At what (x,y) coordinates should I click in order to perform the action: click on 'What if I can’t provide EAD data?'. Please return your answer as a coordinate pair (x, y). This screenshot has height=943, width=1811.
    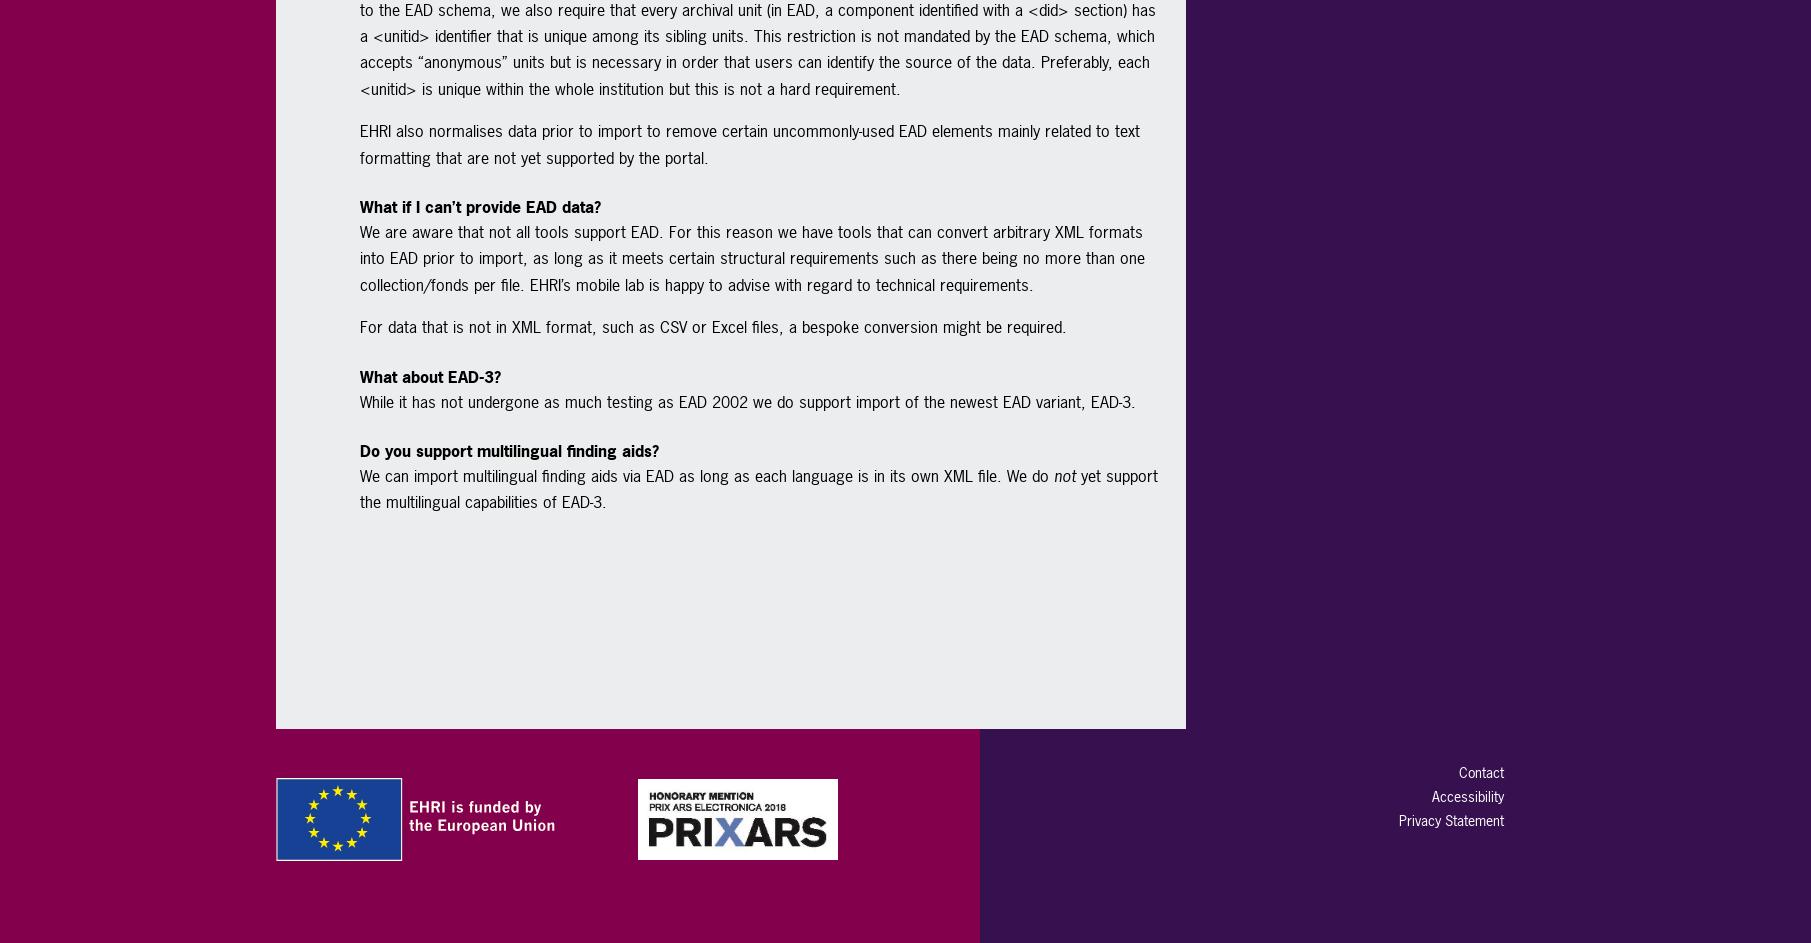
    Looking at the image, I should click on (357, 205).